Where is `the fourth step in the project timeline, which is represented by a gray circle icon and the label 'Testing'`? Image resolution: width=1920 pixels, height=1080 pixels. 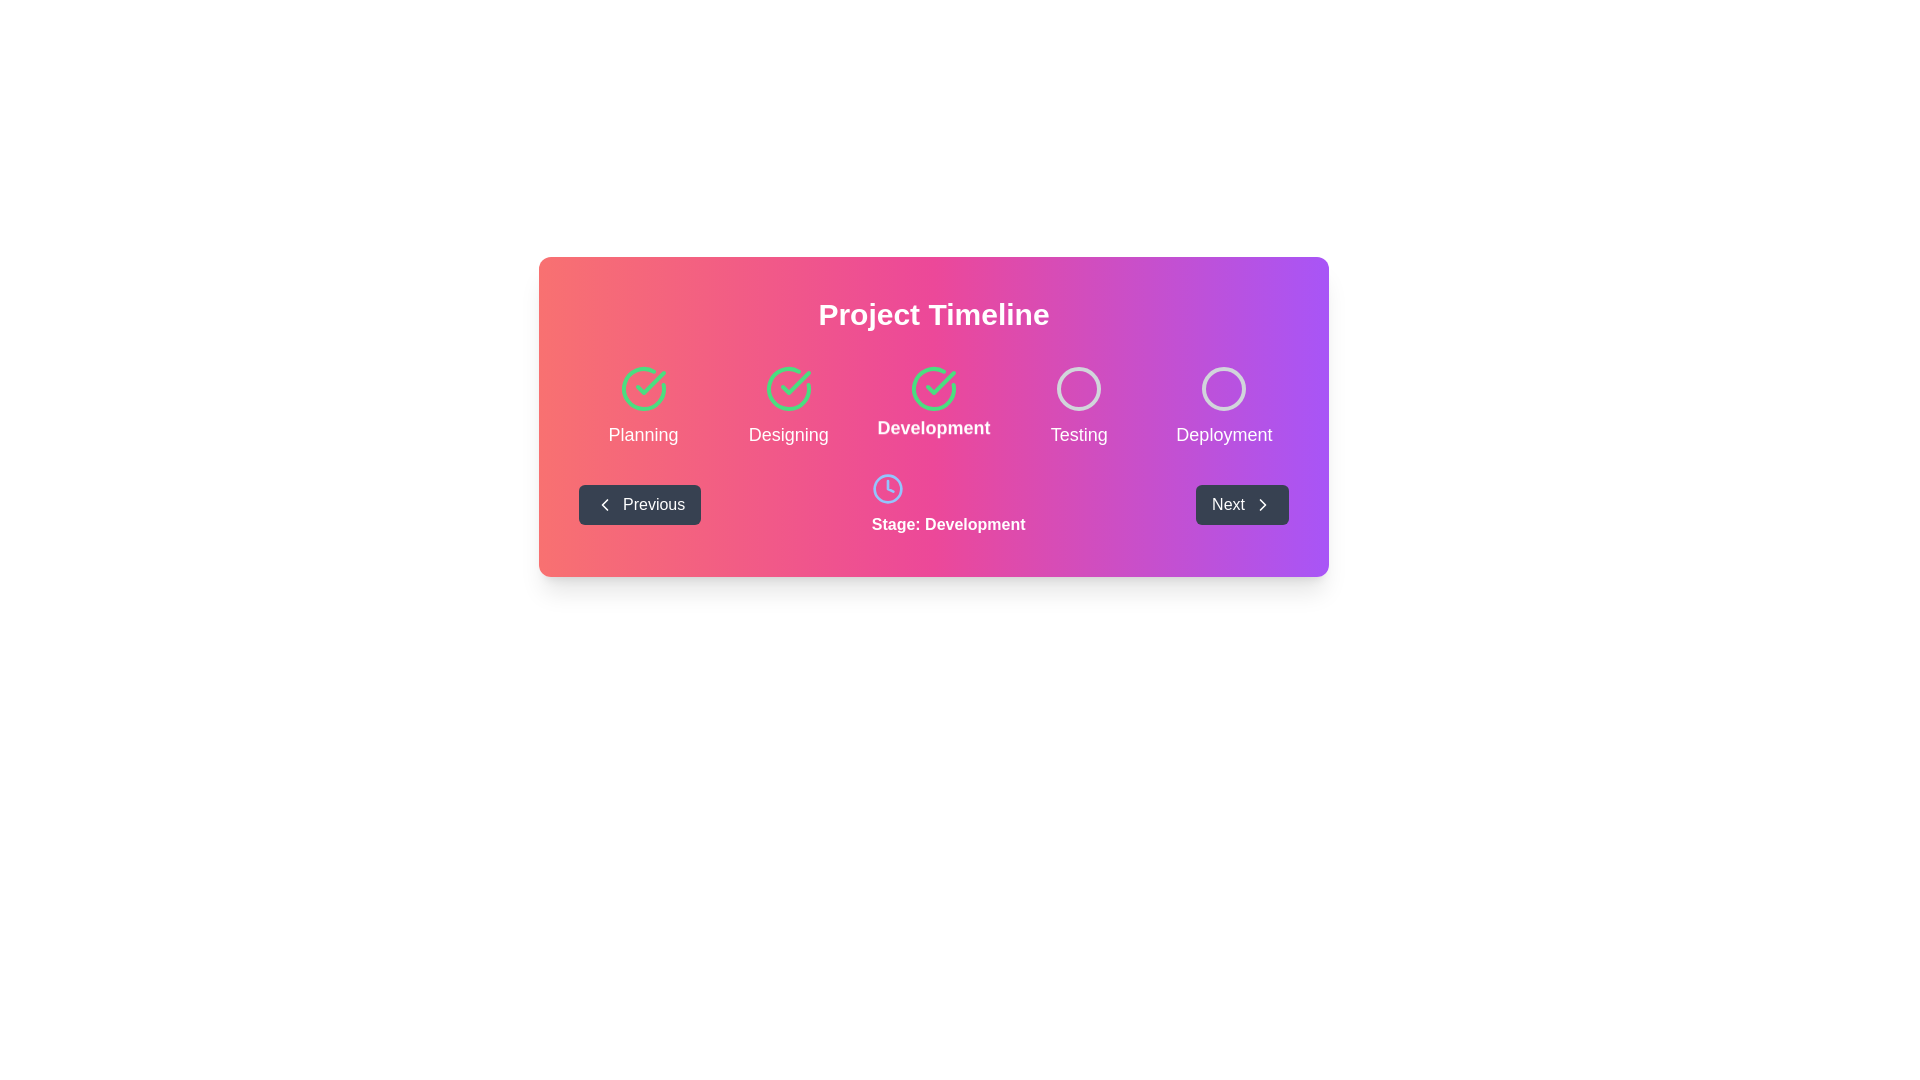
the fourth step in the project timeline, which is represented by a gray circle icon and the label 'Testing' is located at coordinates (1078, 406).